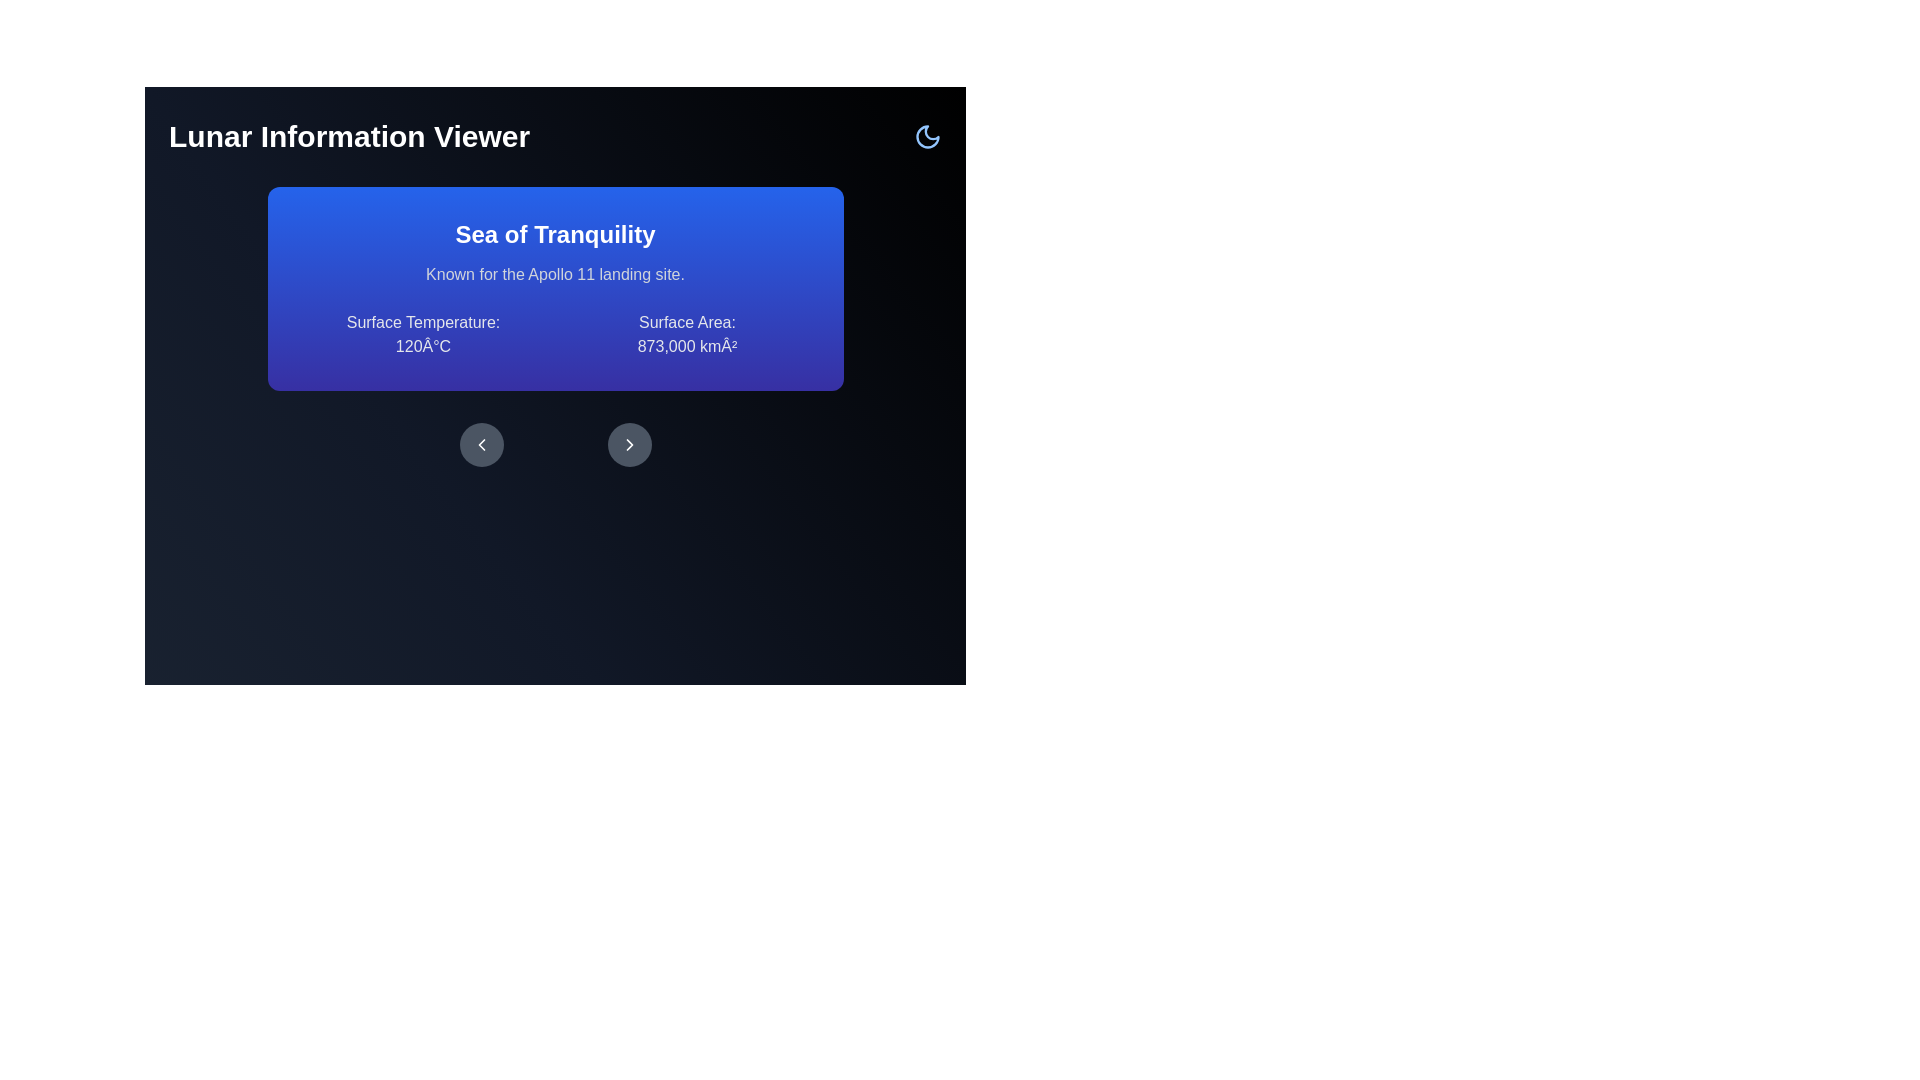 The image size is (1920, 1080). I want to click on the vector graphic representation of the chevron arrow used for backward navigation, so click(481, 443).